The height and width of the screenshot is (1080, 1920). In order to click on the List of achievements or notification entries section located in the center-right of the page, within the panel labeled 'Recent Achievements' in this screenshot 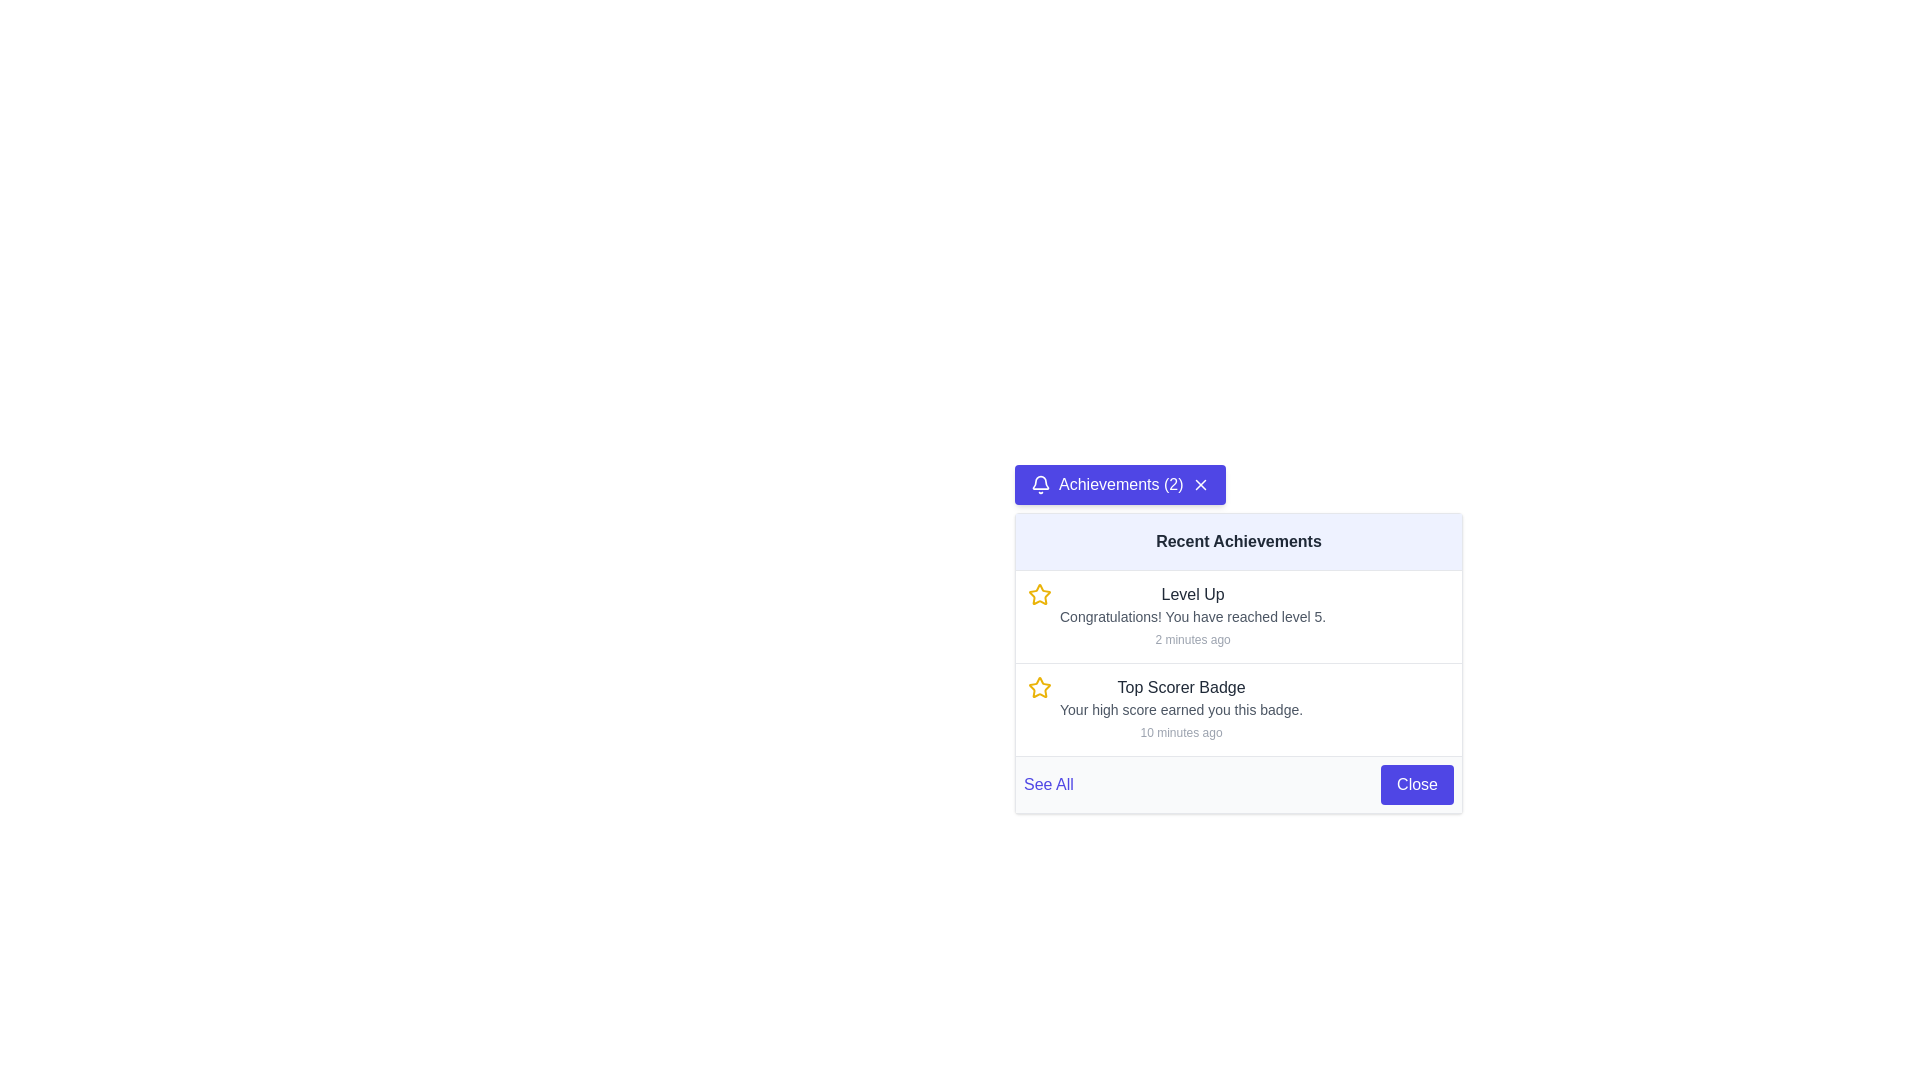, I will do `click(1237, 663)`.